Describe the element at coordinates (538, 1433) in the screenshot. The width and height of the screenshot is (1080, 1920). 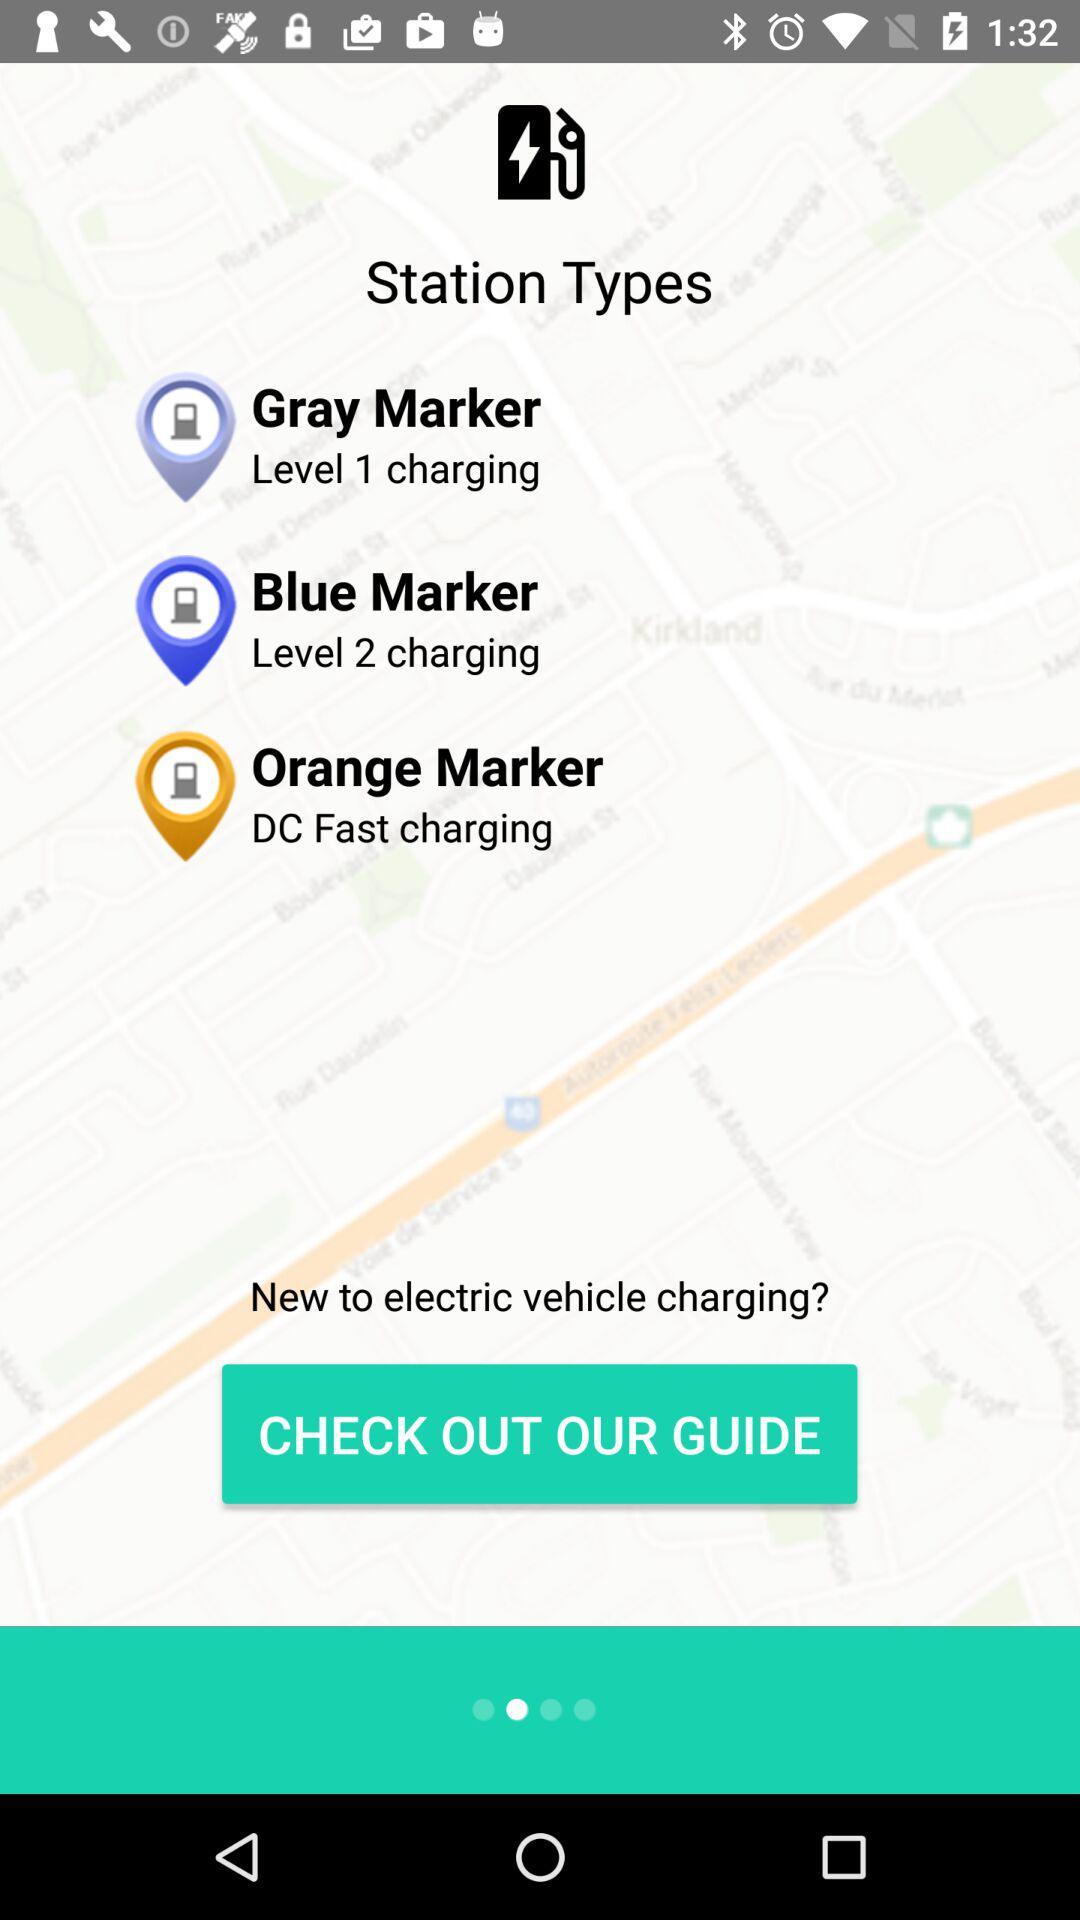
I see `the check out our icon` at that location.